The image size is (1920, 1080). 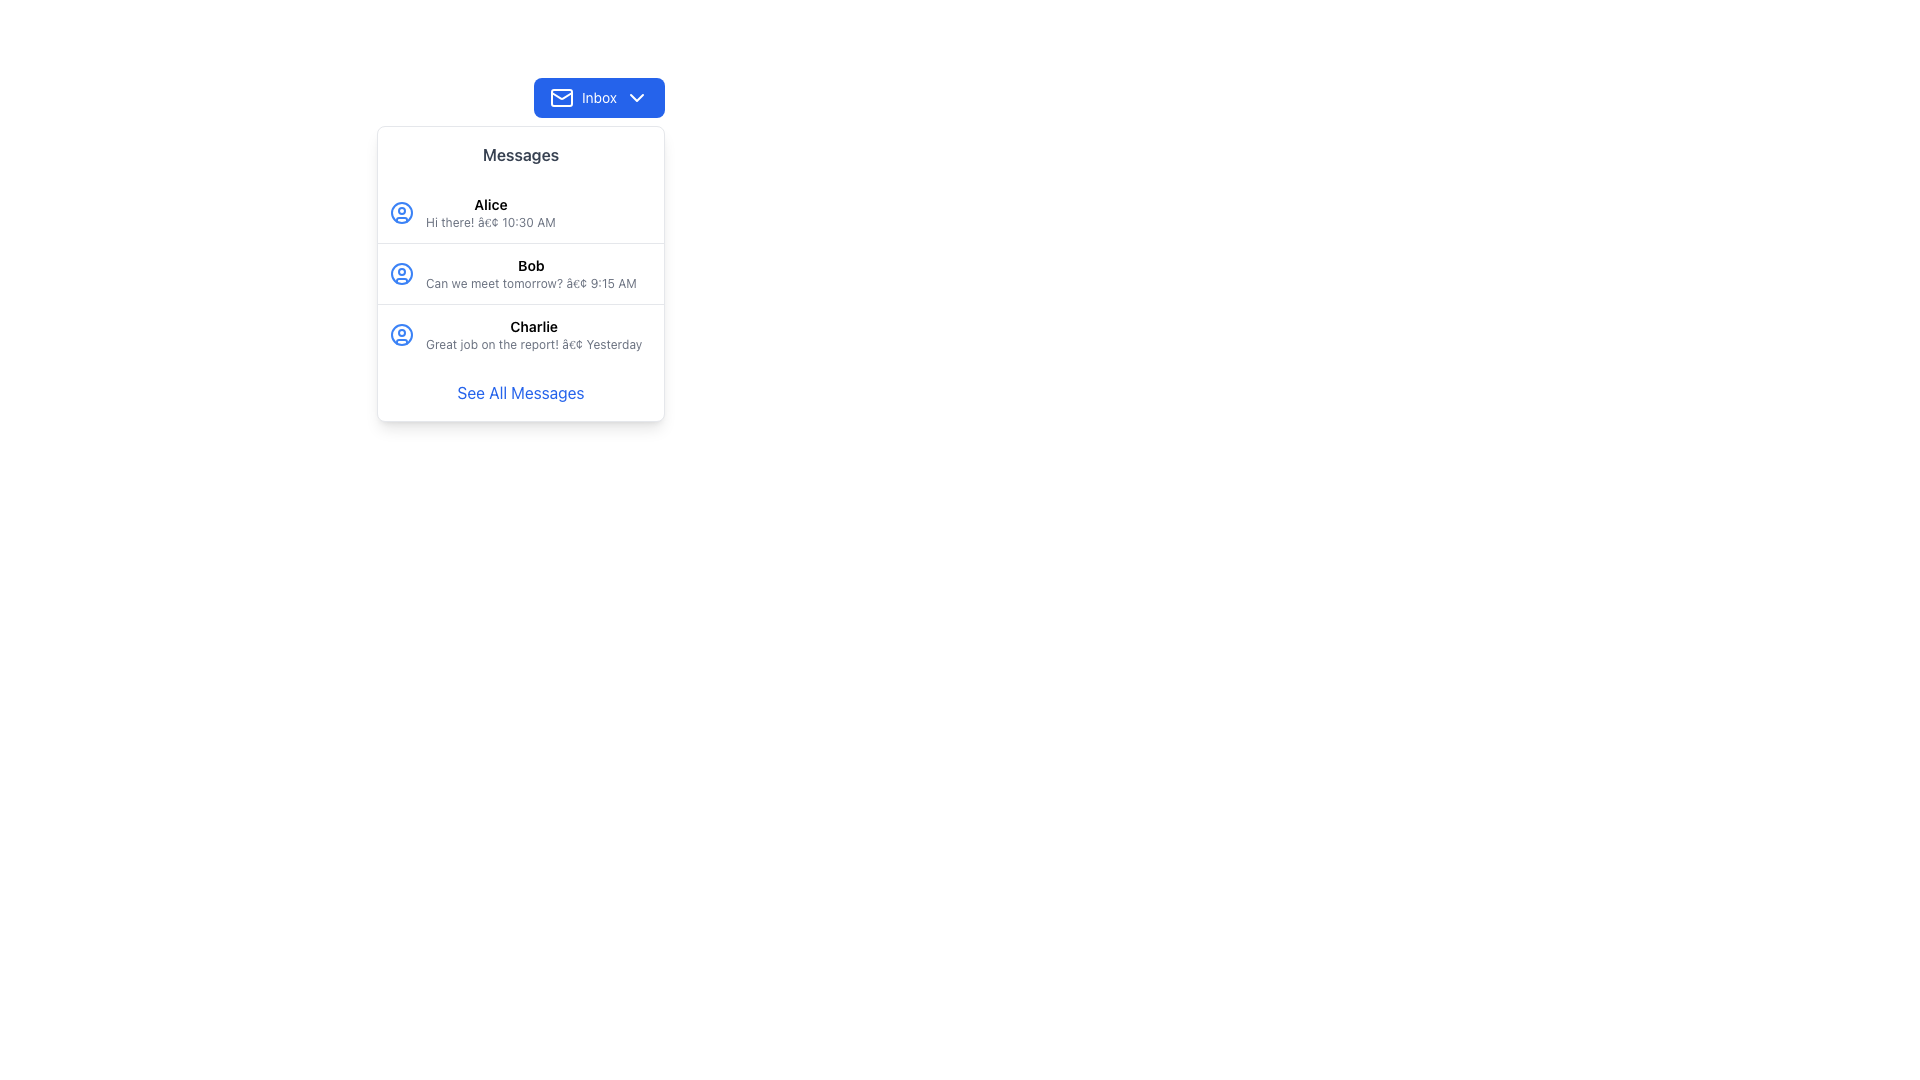 What do you see at coordinates (521, 273) in the screenshot?
I see `the second message preview list item from 'Bob'` at bounding box center [521, 273].